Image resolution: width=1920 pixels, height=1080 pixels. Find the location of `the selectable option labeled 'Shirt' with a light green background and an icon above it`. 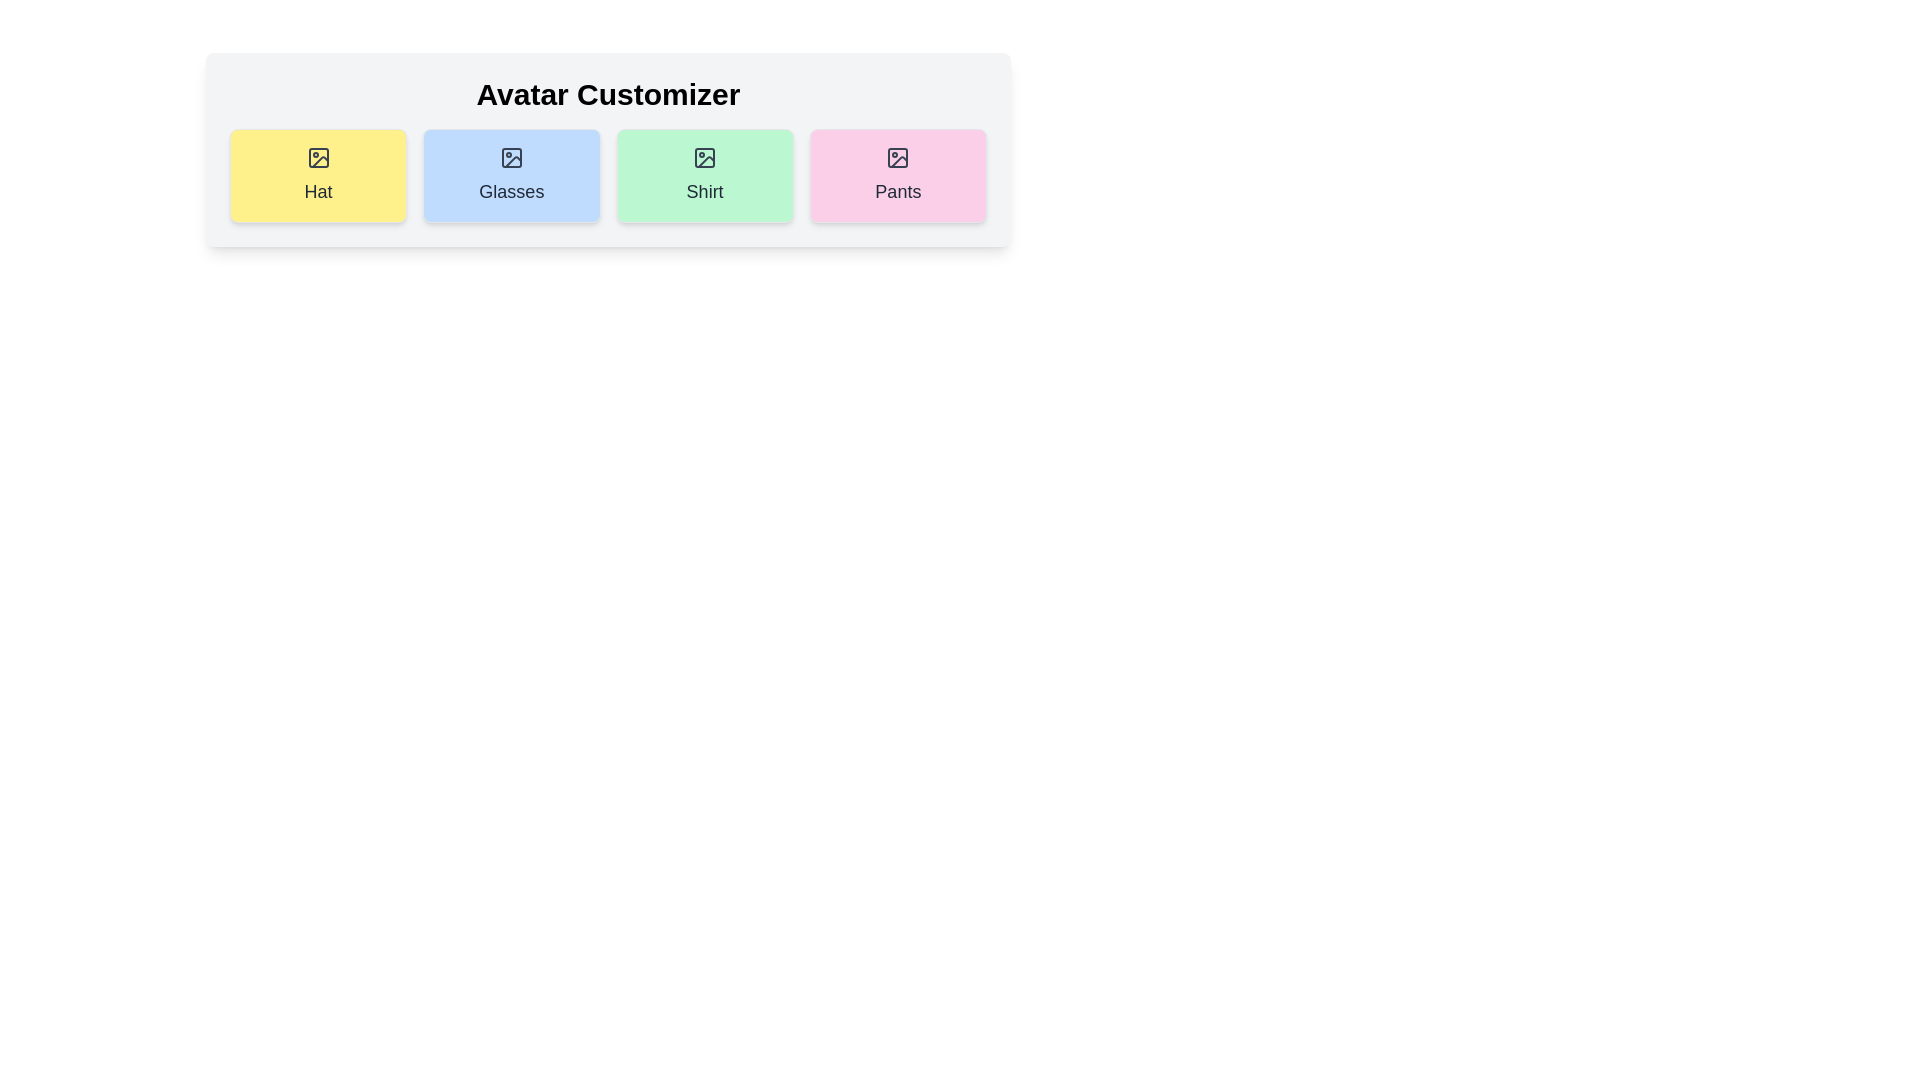

the selectable option labeled 'Shirt' with a light green background and an icon above it is located at coordinates (705, 175).